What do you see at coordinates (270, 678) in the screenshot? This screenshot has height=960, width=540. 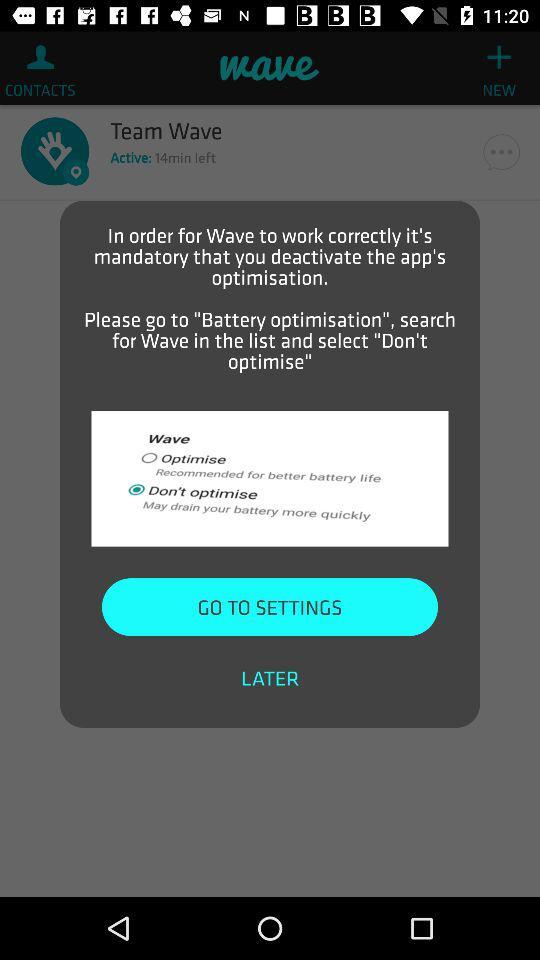 I see `later item` at bounding box center [270, 678].